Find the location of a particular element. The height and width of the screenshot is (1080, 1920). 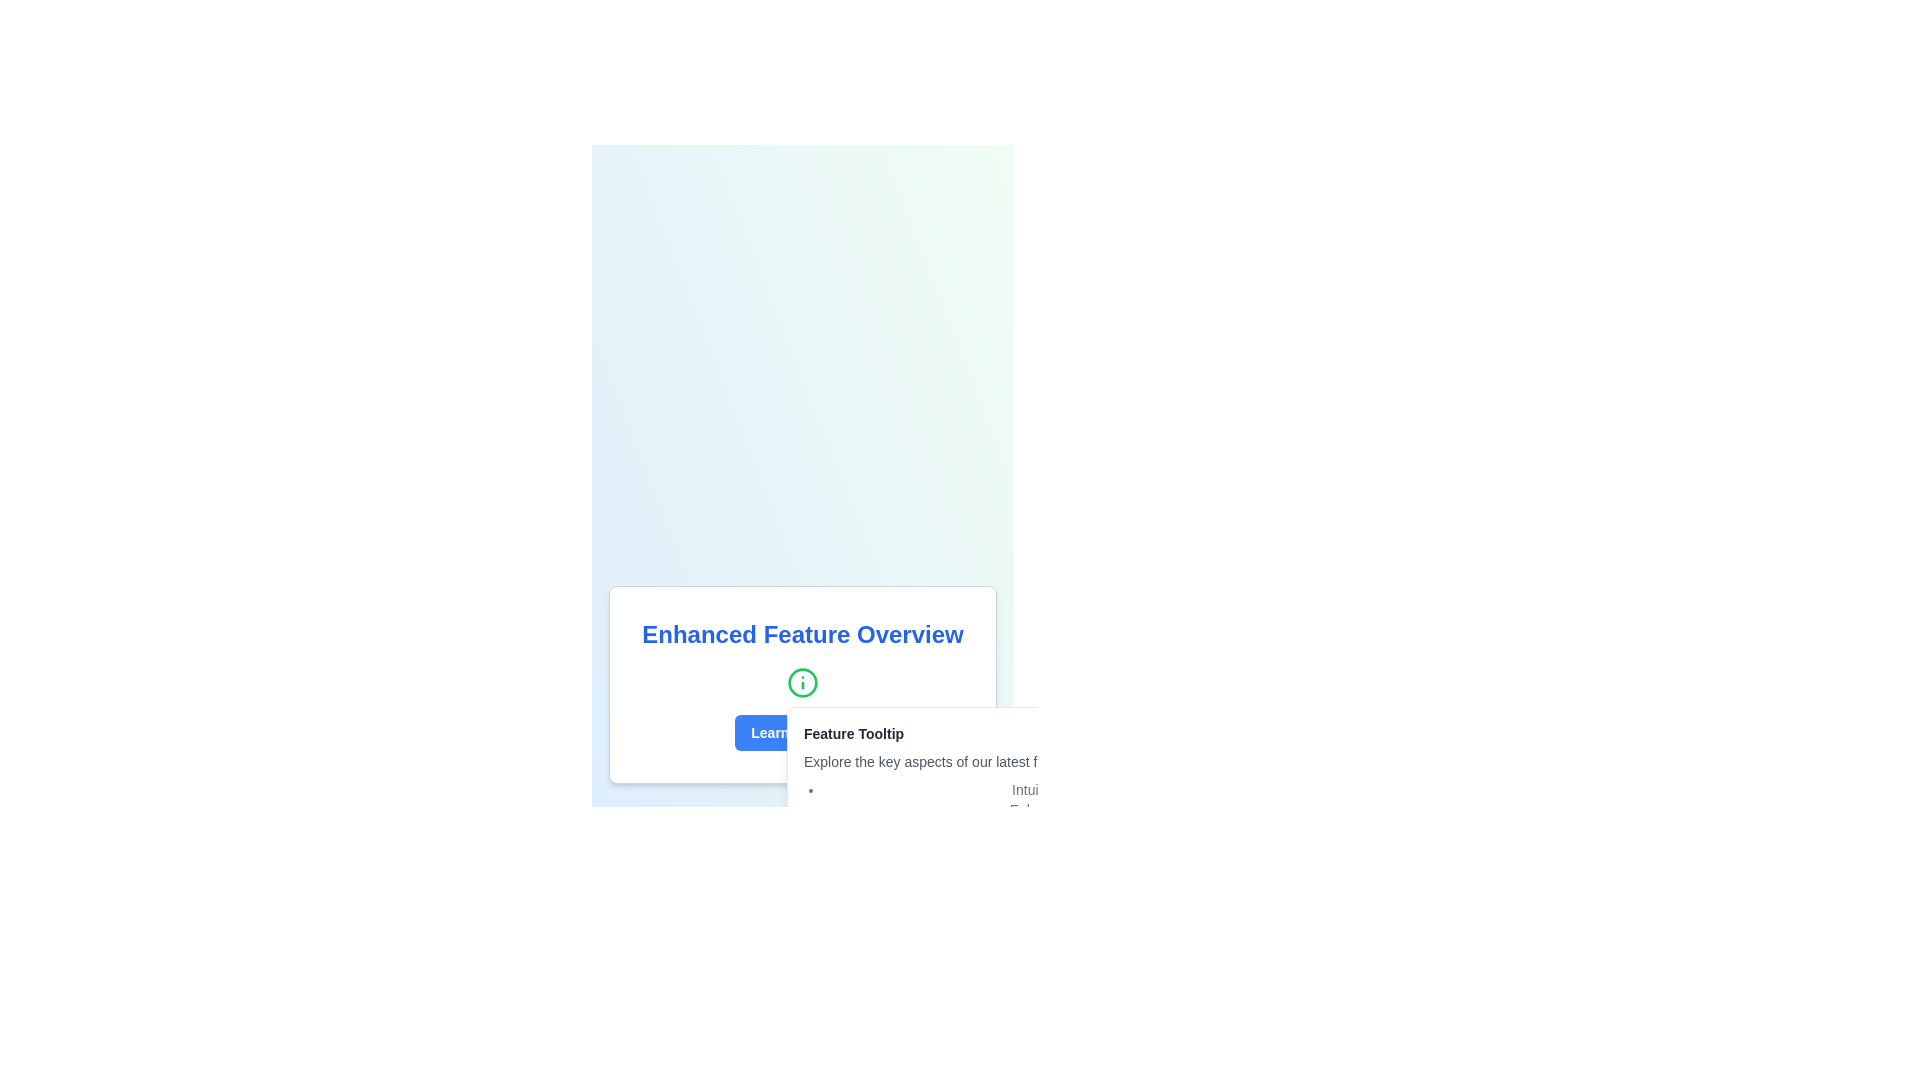

the circular graphical marker outlined in green, located below the 'Enhanced Feature Overview' heading and above the 'Learn More' button is located at coordinates (802, 684).